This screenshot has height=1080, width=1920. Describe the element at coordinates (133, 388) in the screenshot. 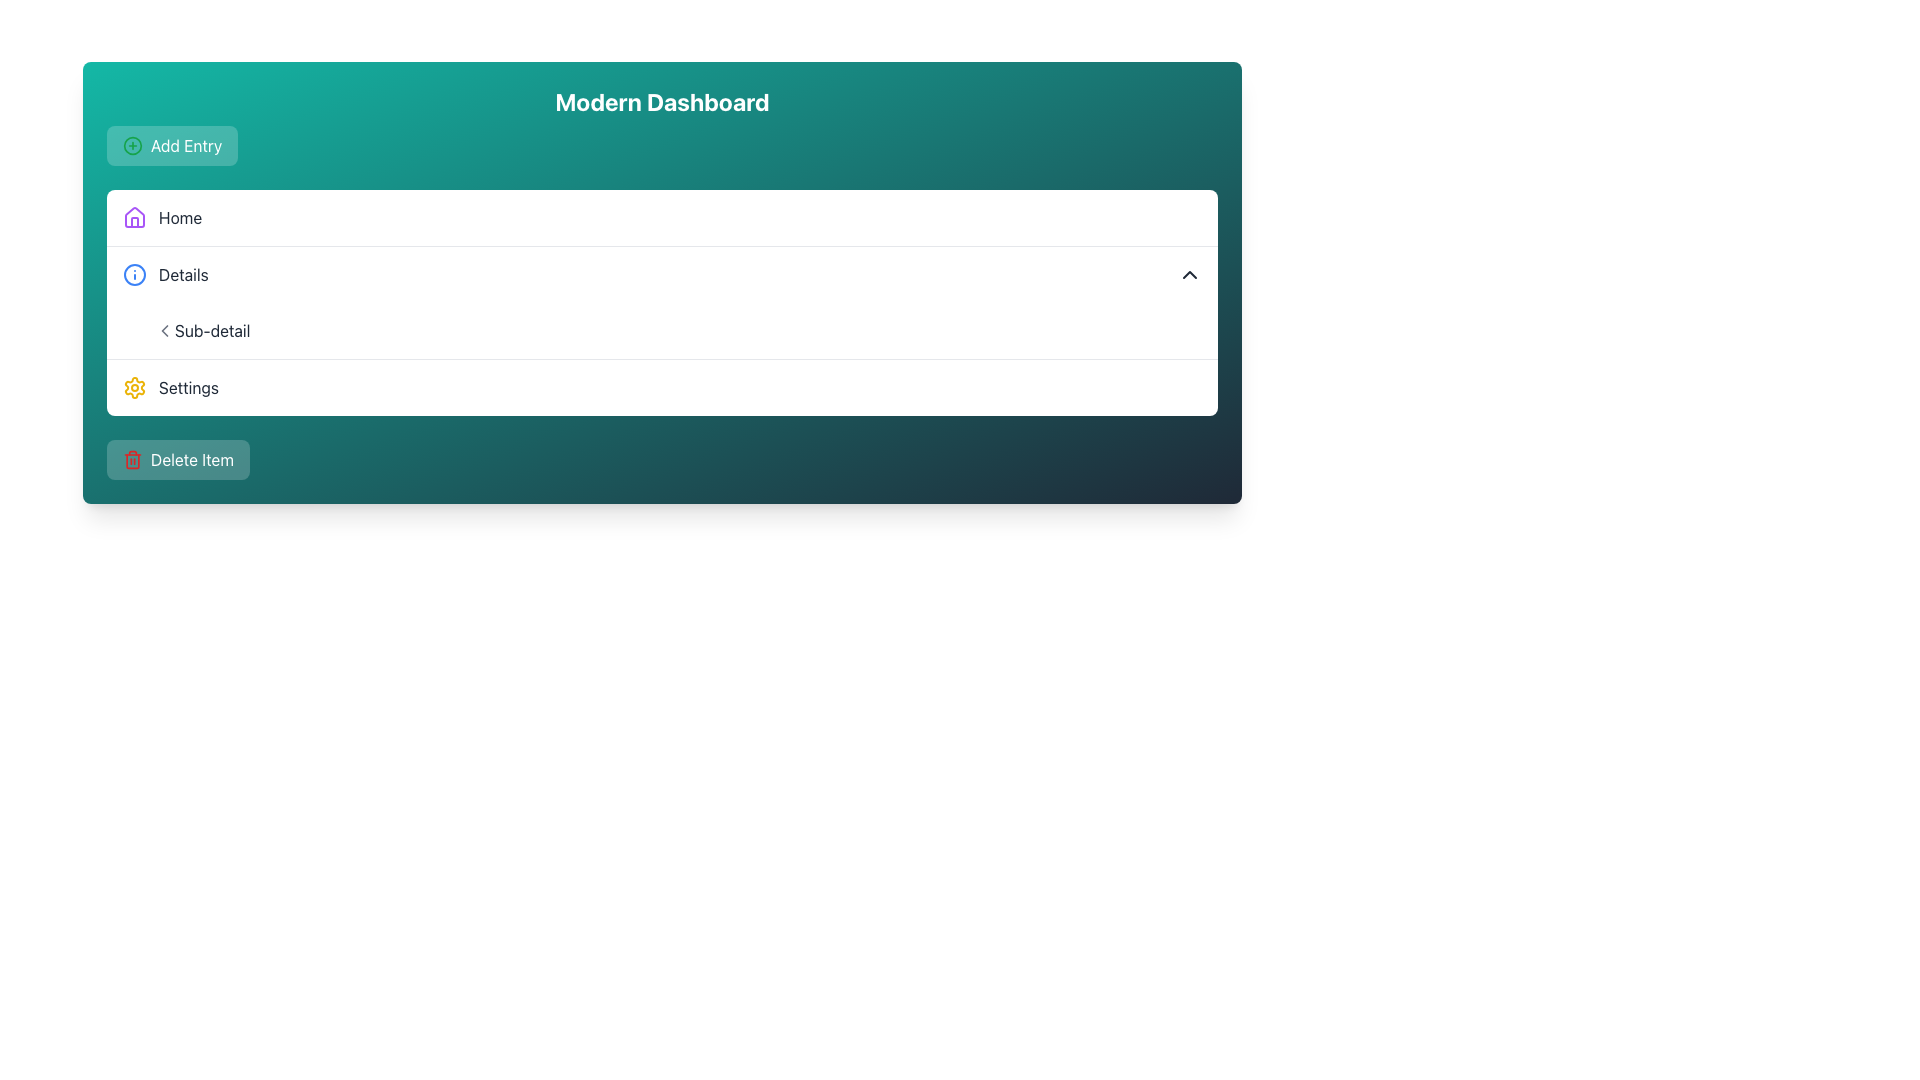

I see `the yellow gear icon that represents the settings functionality, located to the left of the 'Settings' label in the fourth row of the interface options` at that location.